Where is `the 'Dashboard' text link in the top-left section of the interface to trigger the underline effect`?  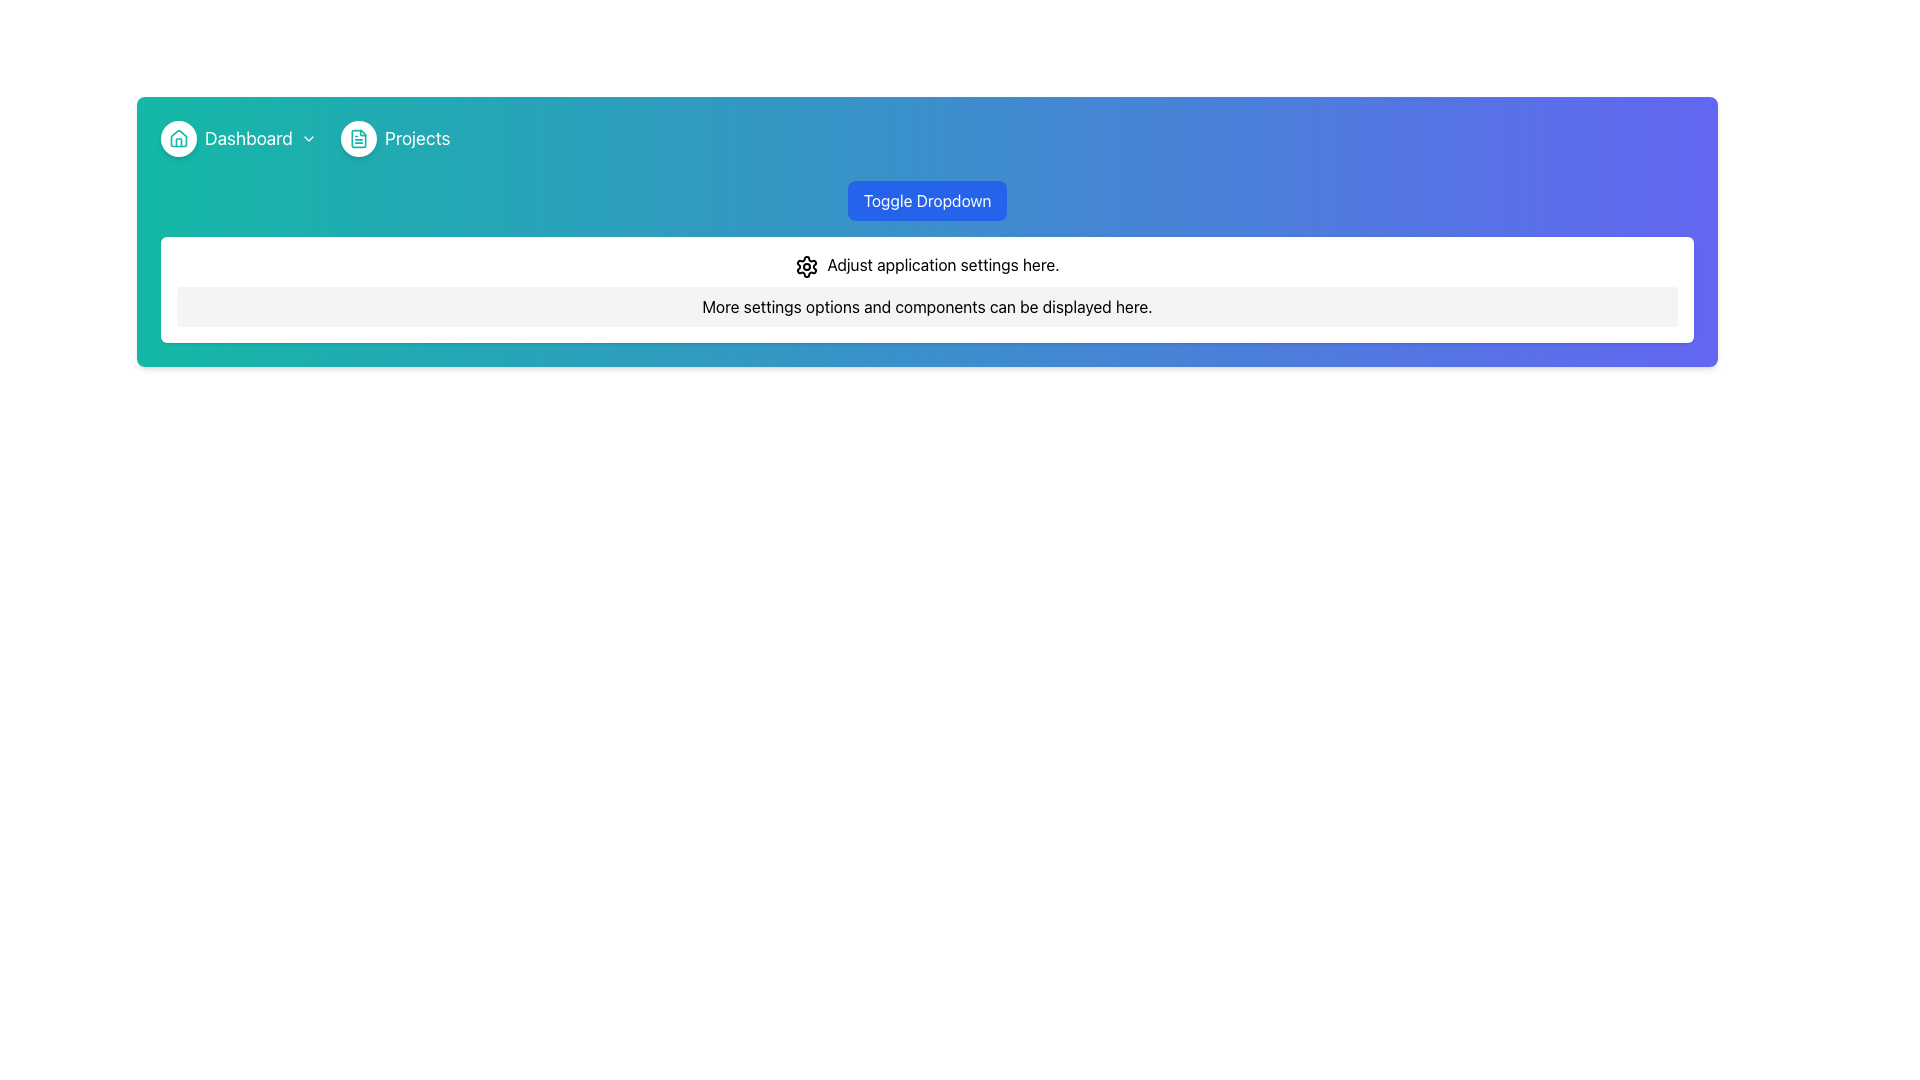 the 'Dashboard' text link in the top-left section of the interface to trigger the underline effect is located at coordinates (248, 137).